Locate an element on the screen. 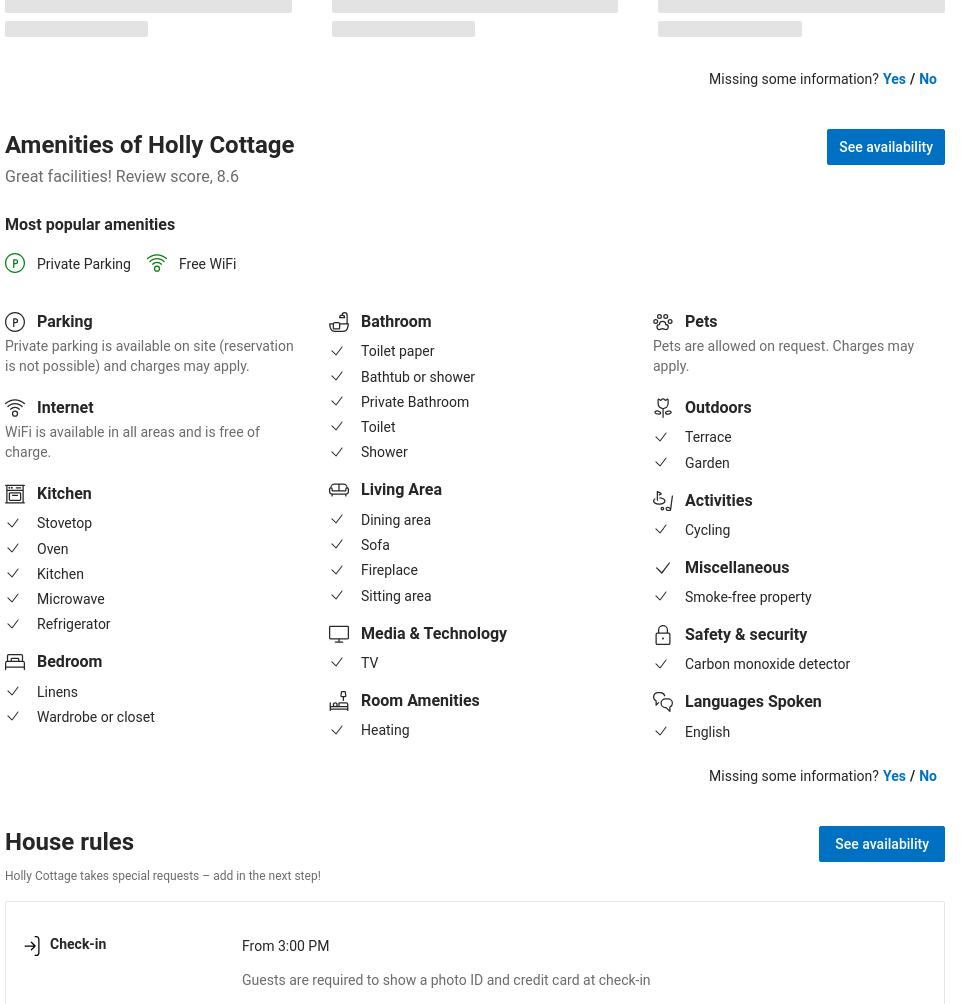 The width and height of the screenshot is (969, 1004). 'Bathroom' is located at coordinates (396, 320).